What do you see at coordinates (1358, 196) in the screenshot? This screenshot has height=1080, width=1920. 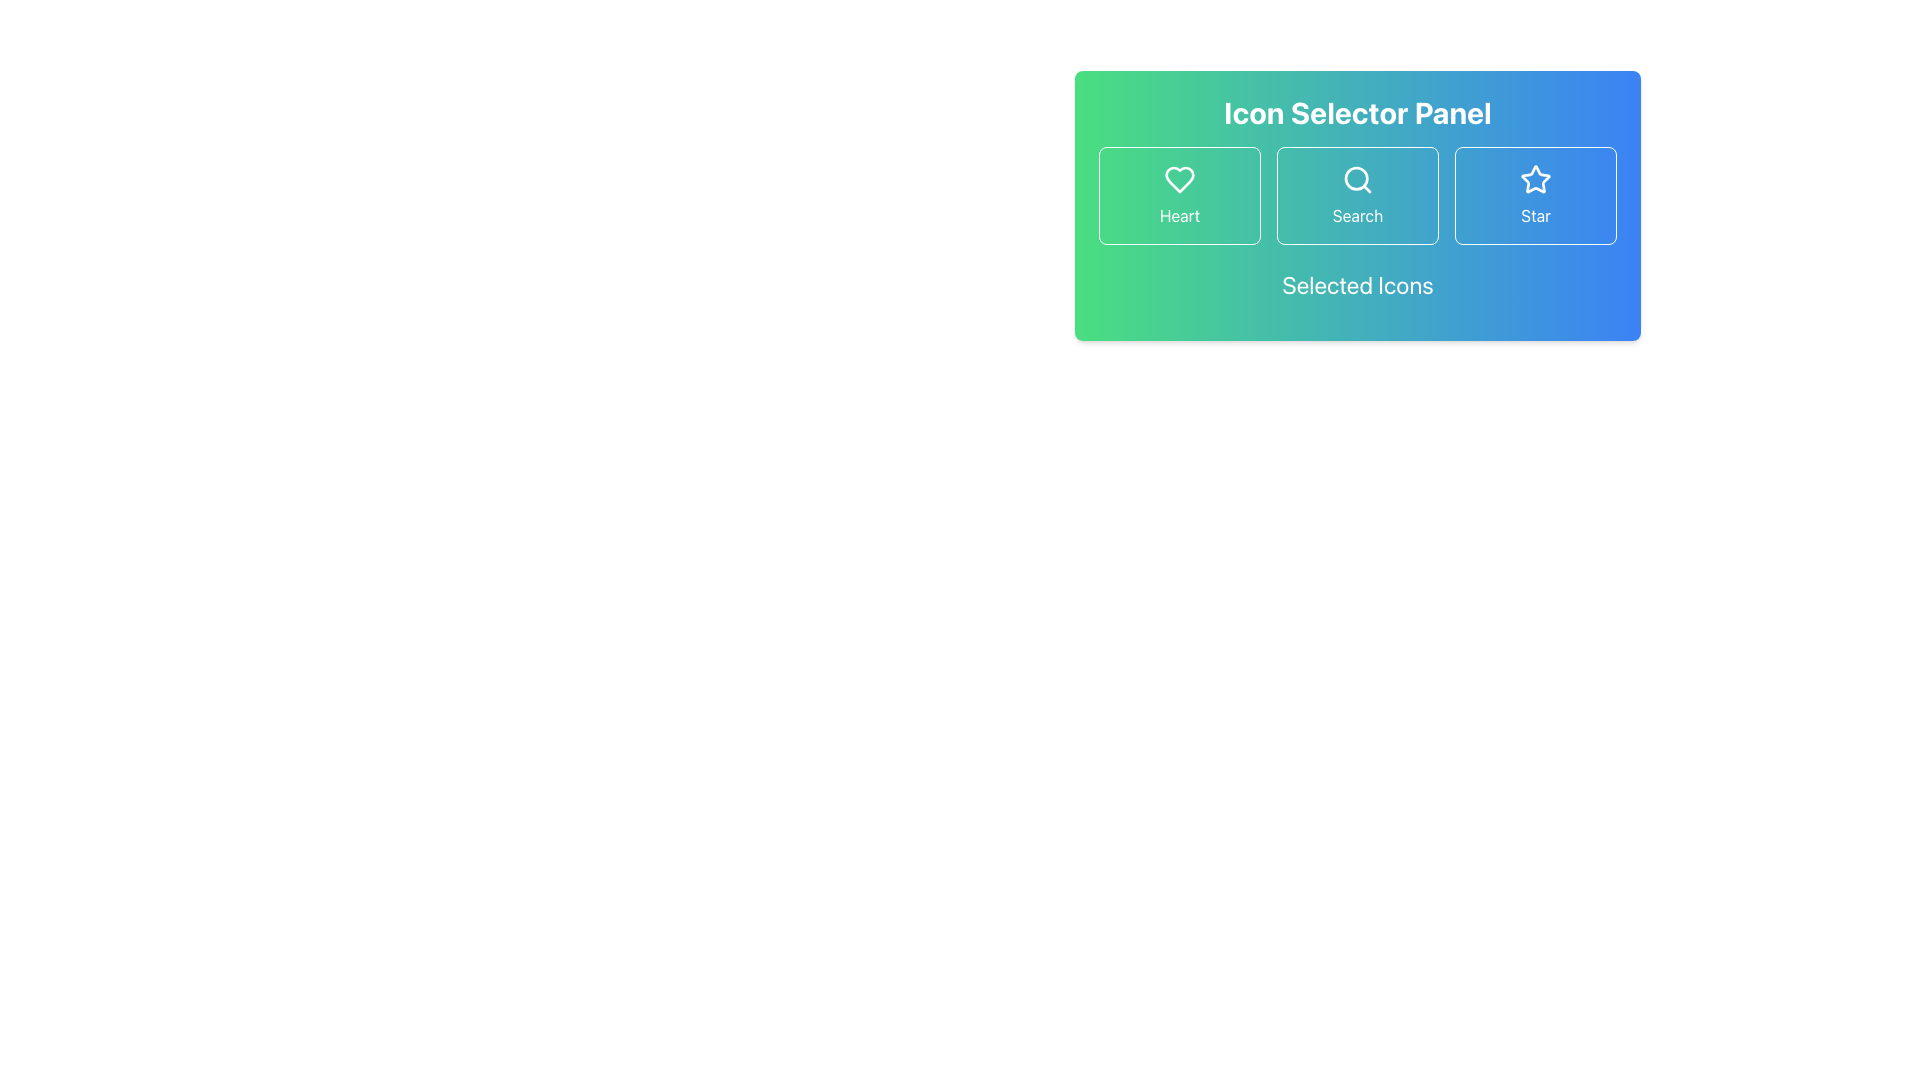 I see `the center button in the horizontal grid layout to observe the hover effect` at bounding box center [1358, 196].